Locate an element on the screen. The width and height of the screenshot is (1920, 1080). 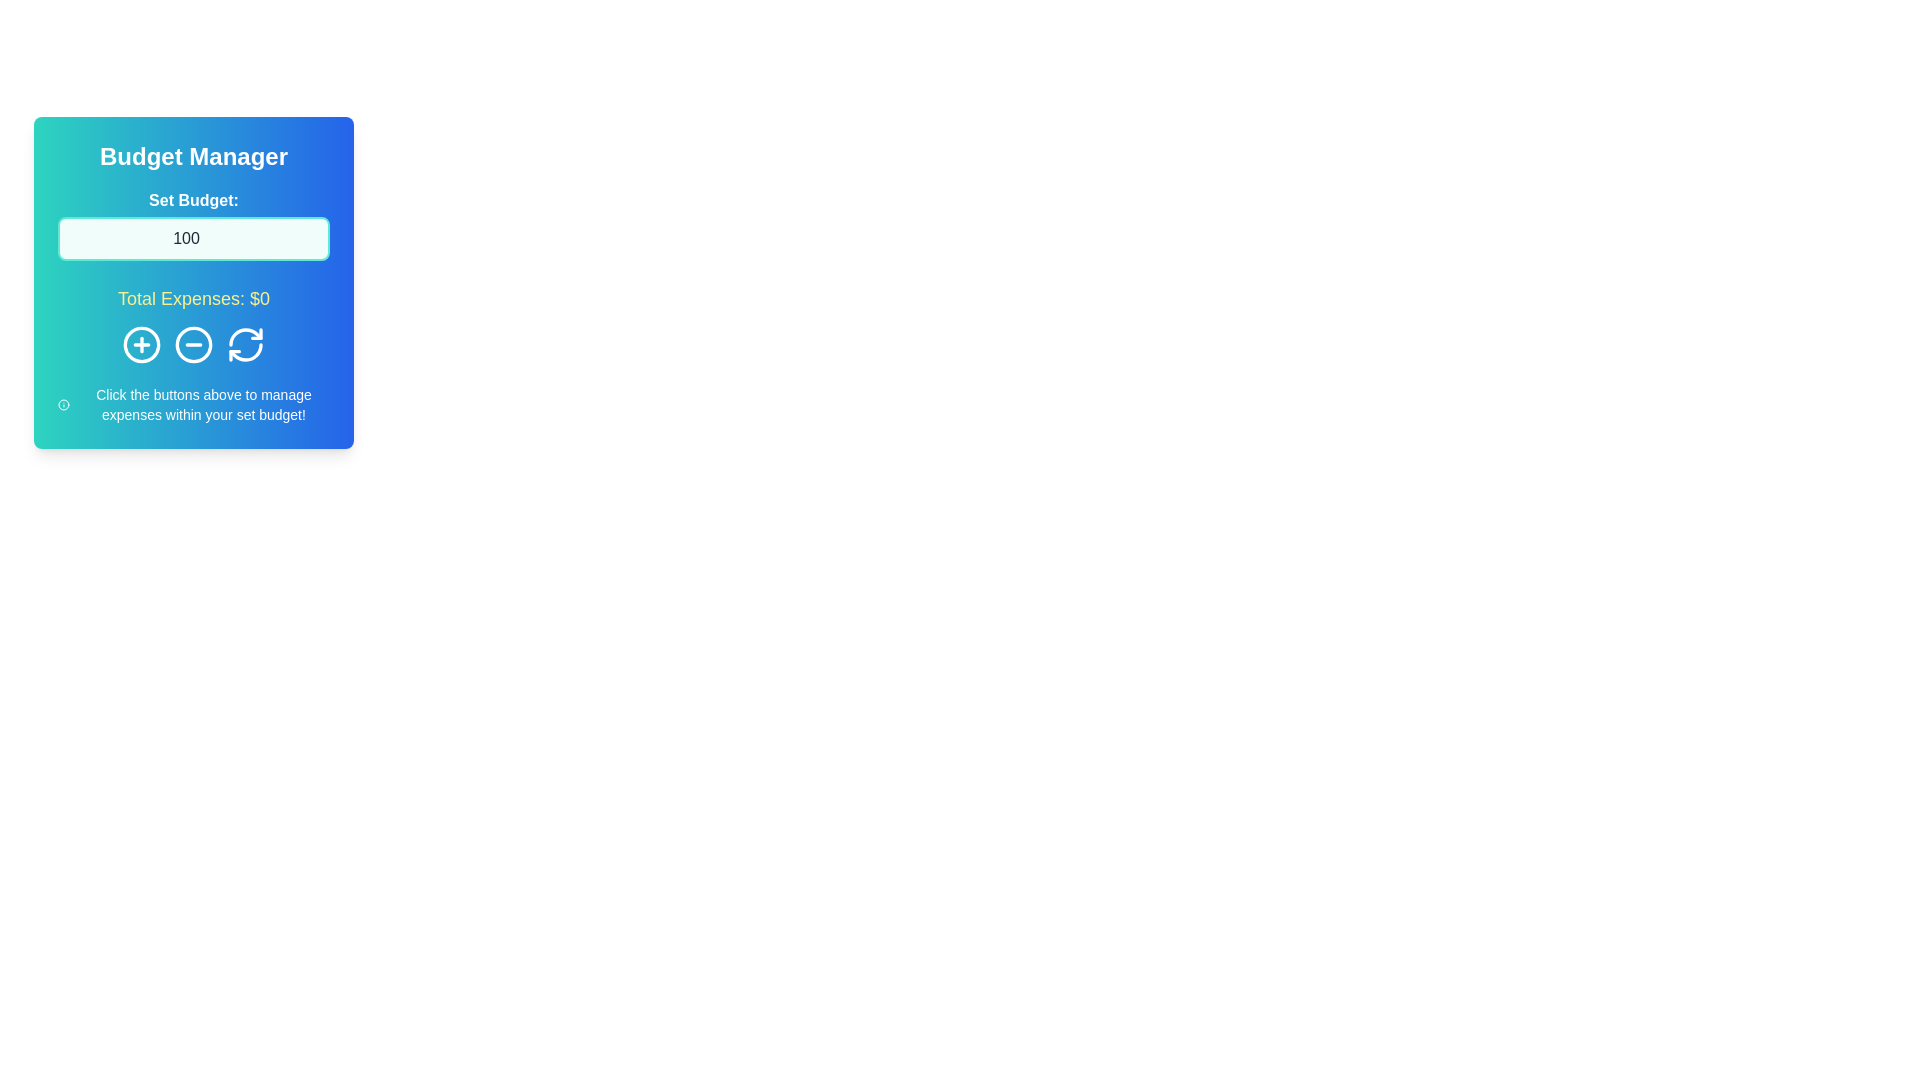
the central button in the row of three buttons, which functions to decrease a value is located at coordinates (193, 343).